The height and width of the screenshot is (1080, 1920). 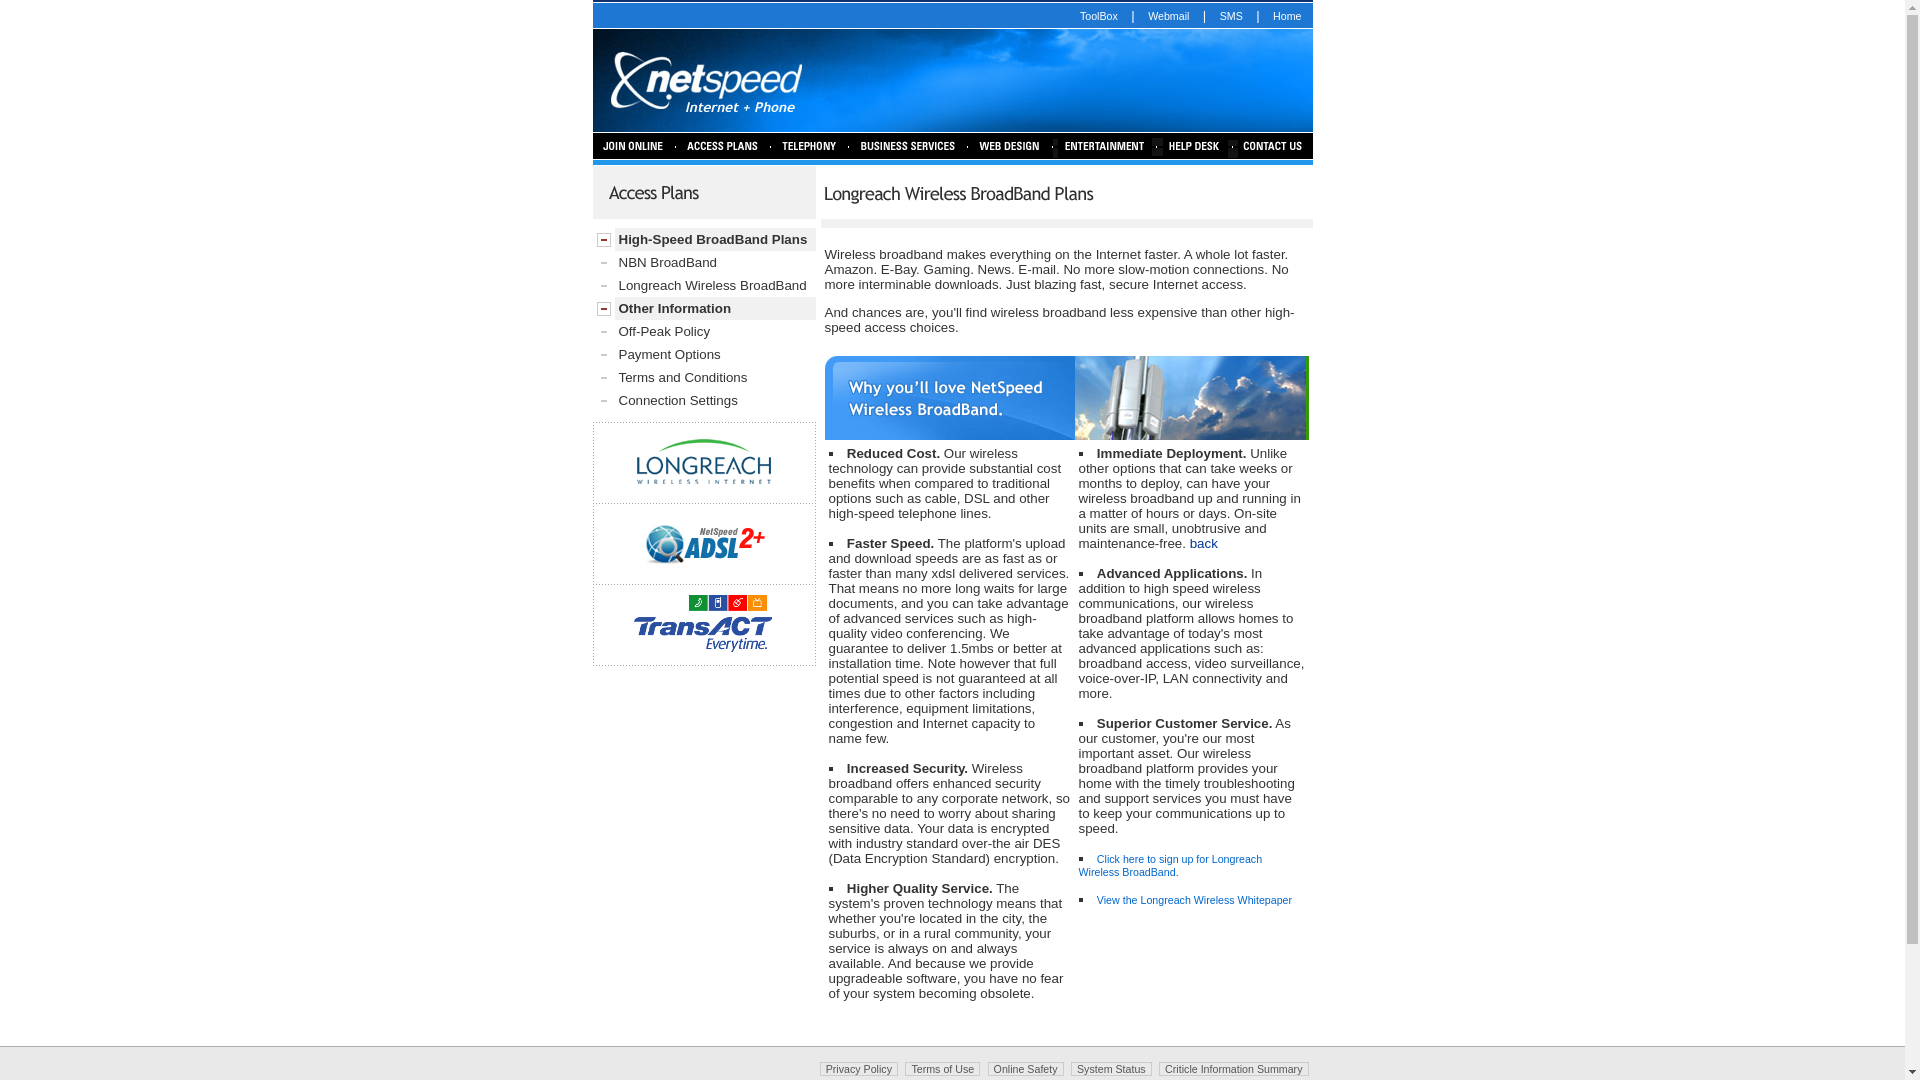 What do you see at coordinates (1203, 543) in the screenshot?
I see `'back'` at bounding box center [1203, 543].